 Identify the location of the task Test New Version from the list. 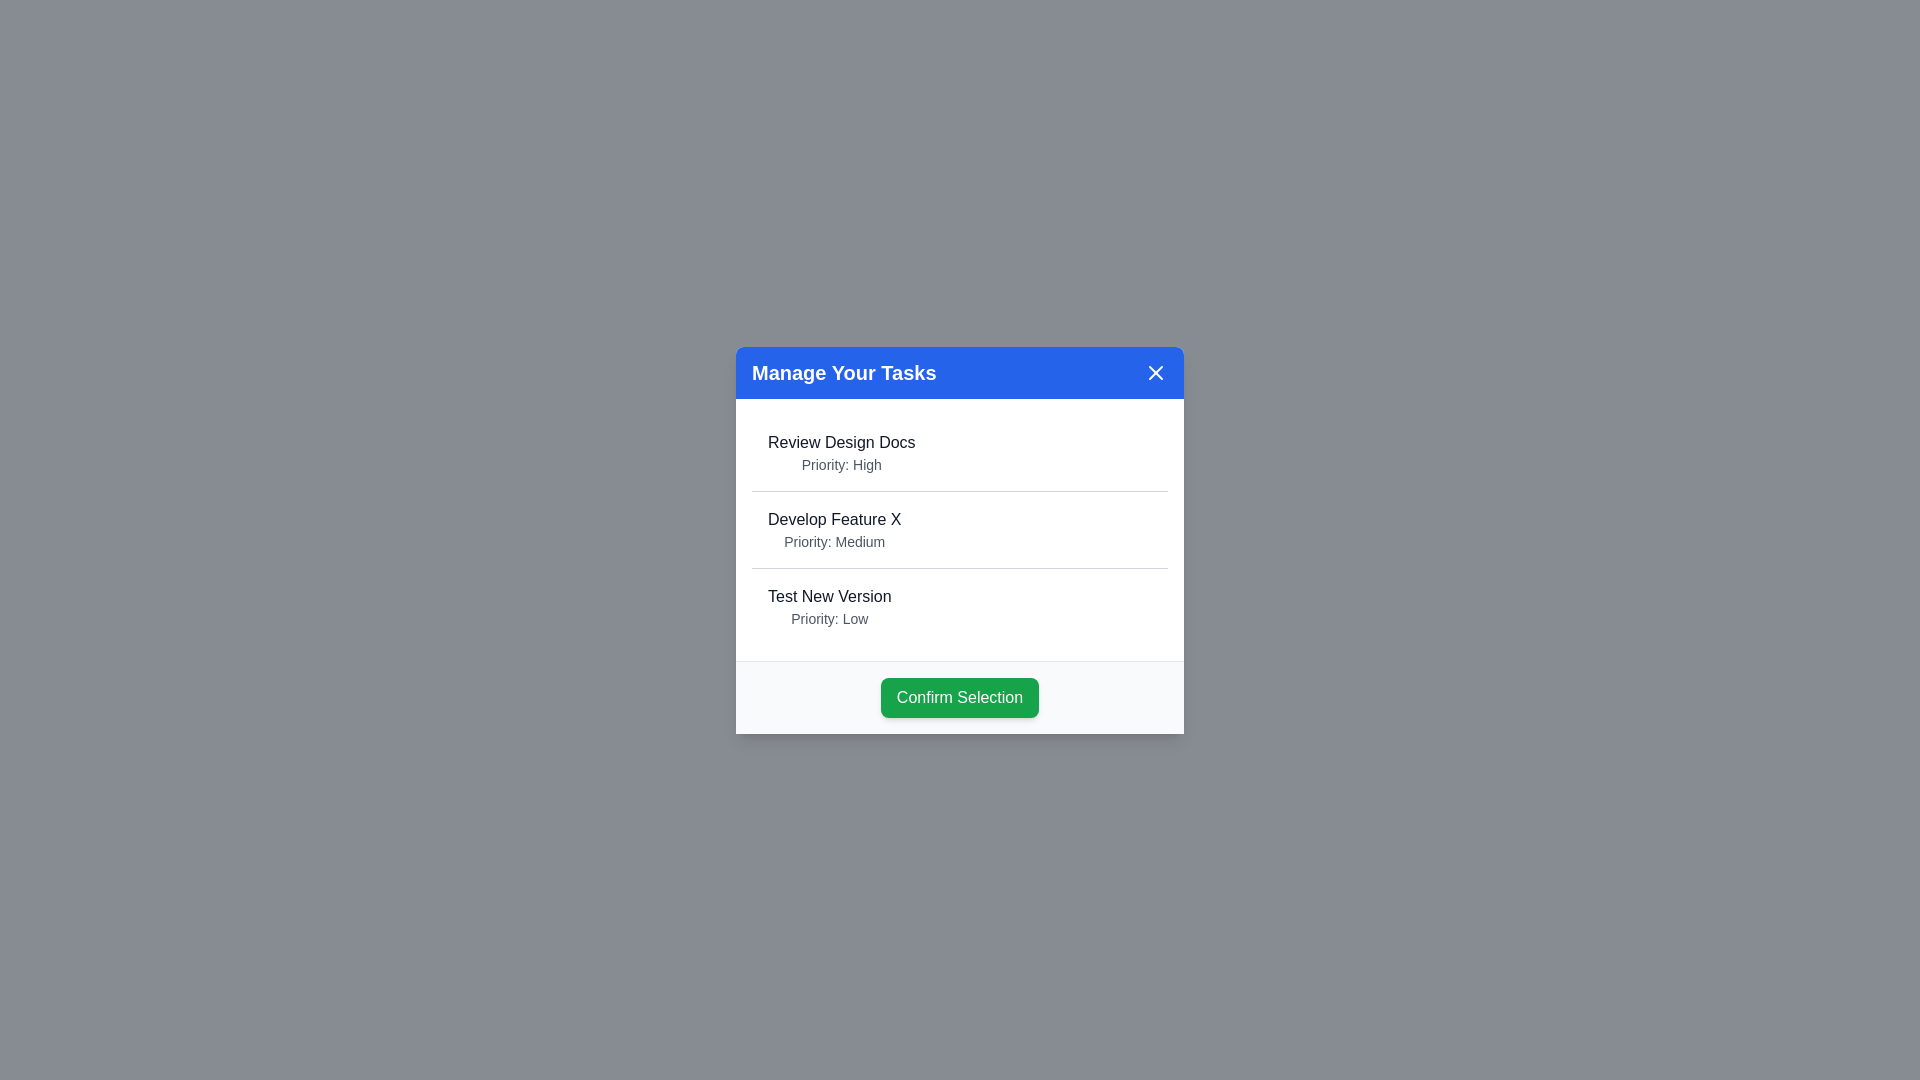
(829, 595).